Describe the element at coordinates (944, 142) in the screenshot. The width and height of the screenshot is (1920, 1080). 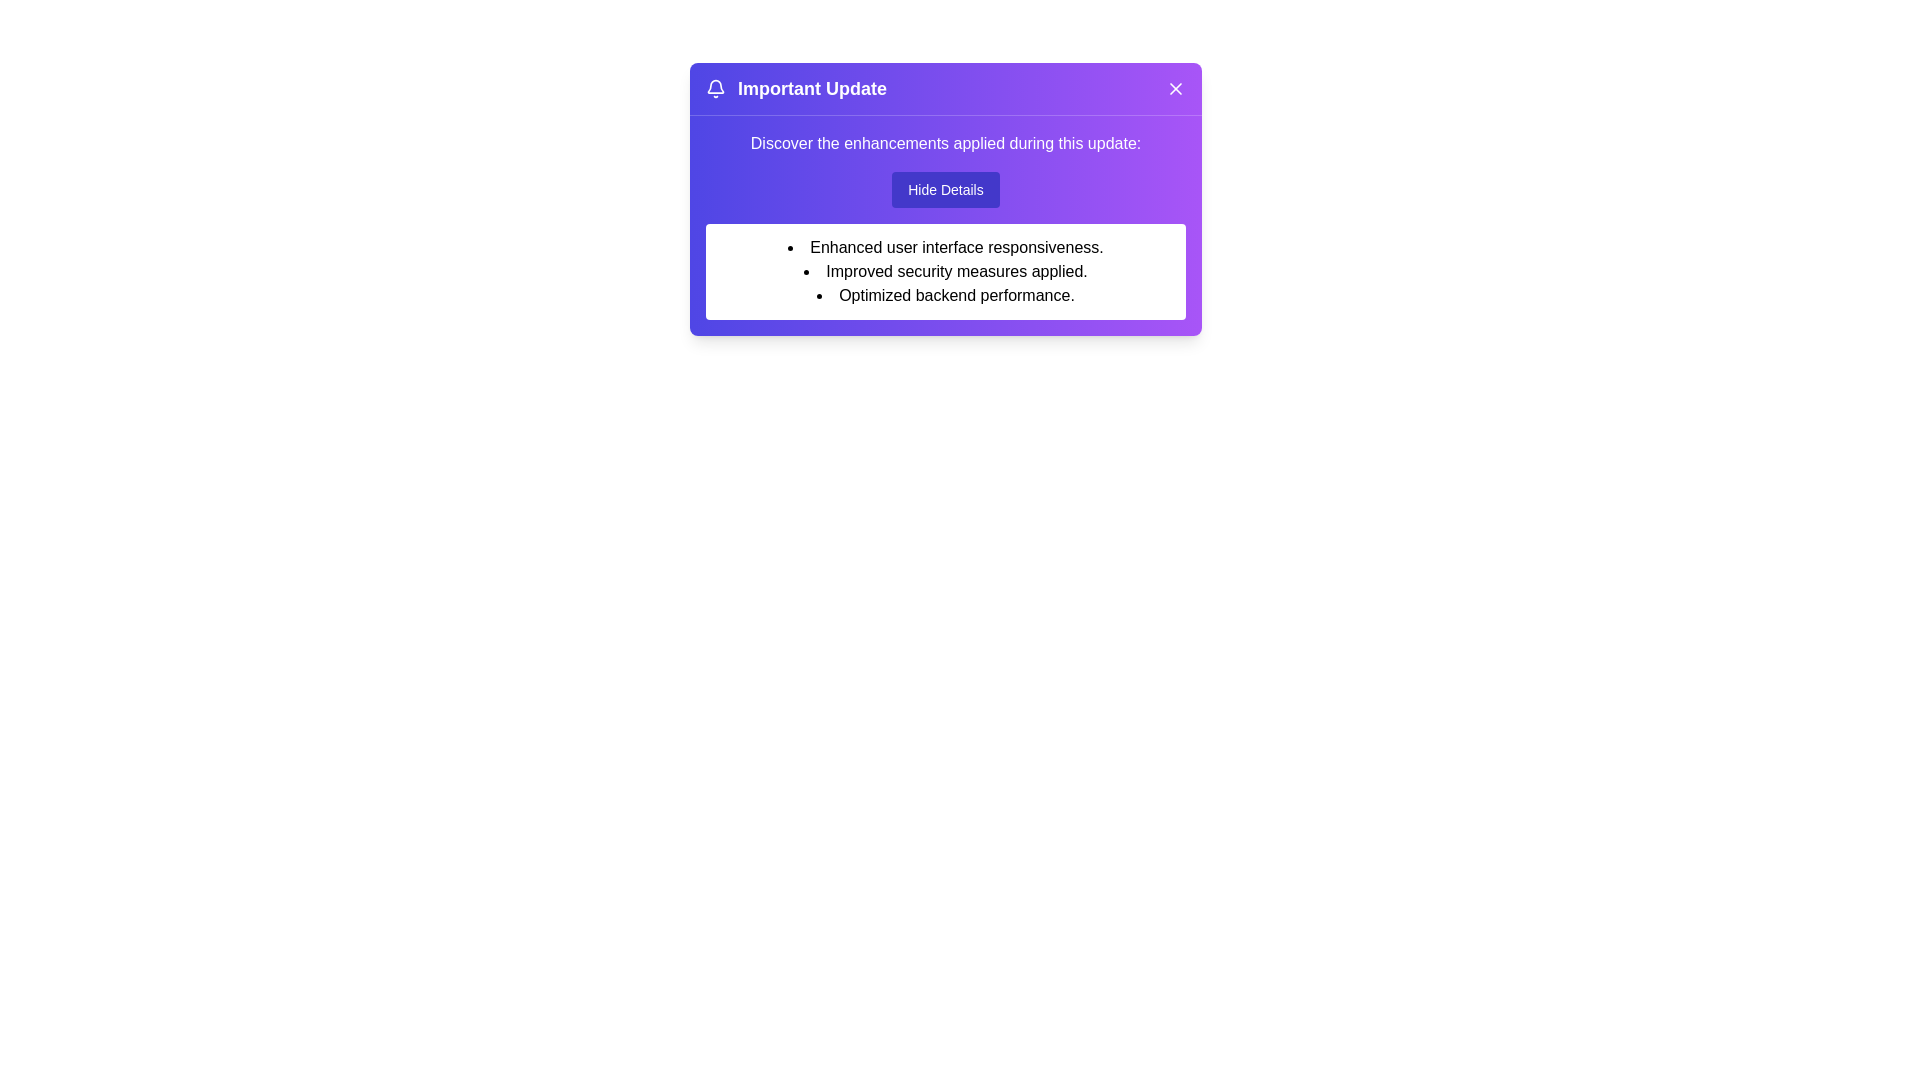
I see `the text 'Discover the enhancements applied during this update:'` at that location.